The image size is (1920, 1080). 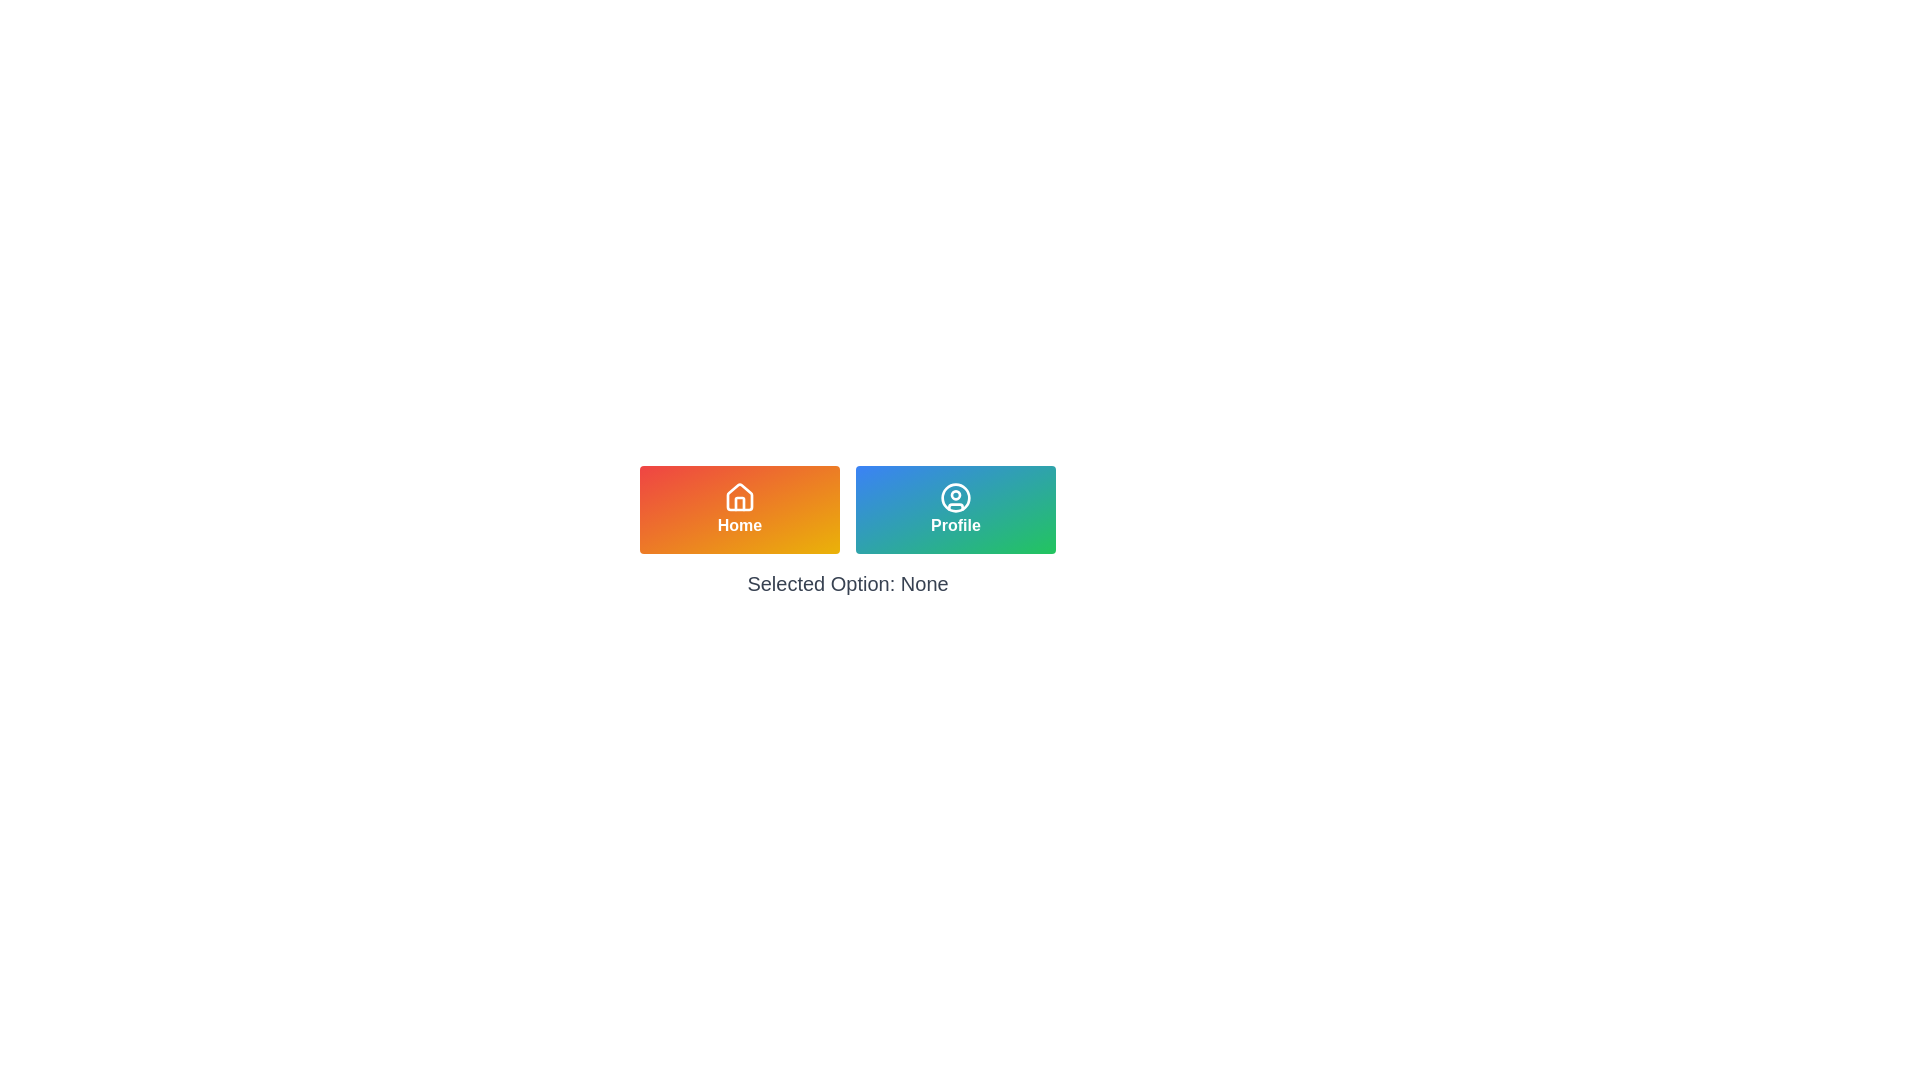 What do you see at coordinates (954, 496) in the screenshot?
I see `the visual effect of the larger circular outline in the 'Profile' button section of the SVG graphic` at bounding box center [954, 496].